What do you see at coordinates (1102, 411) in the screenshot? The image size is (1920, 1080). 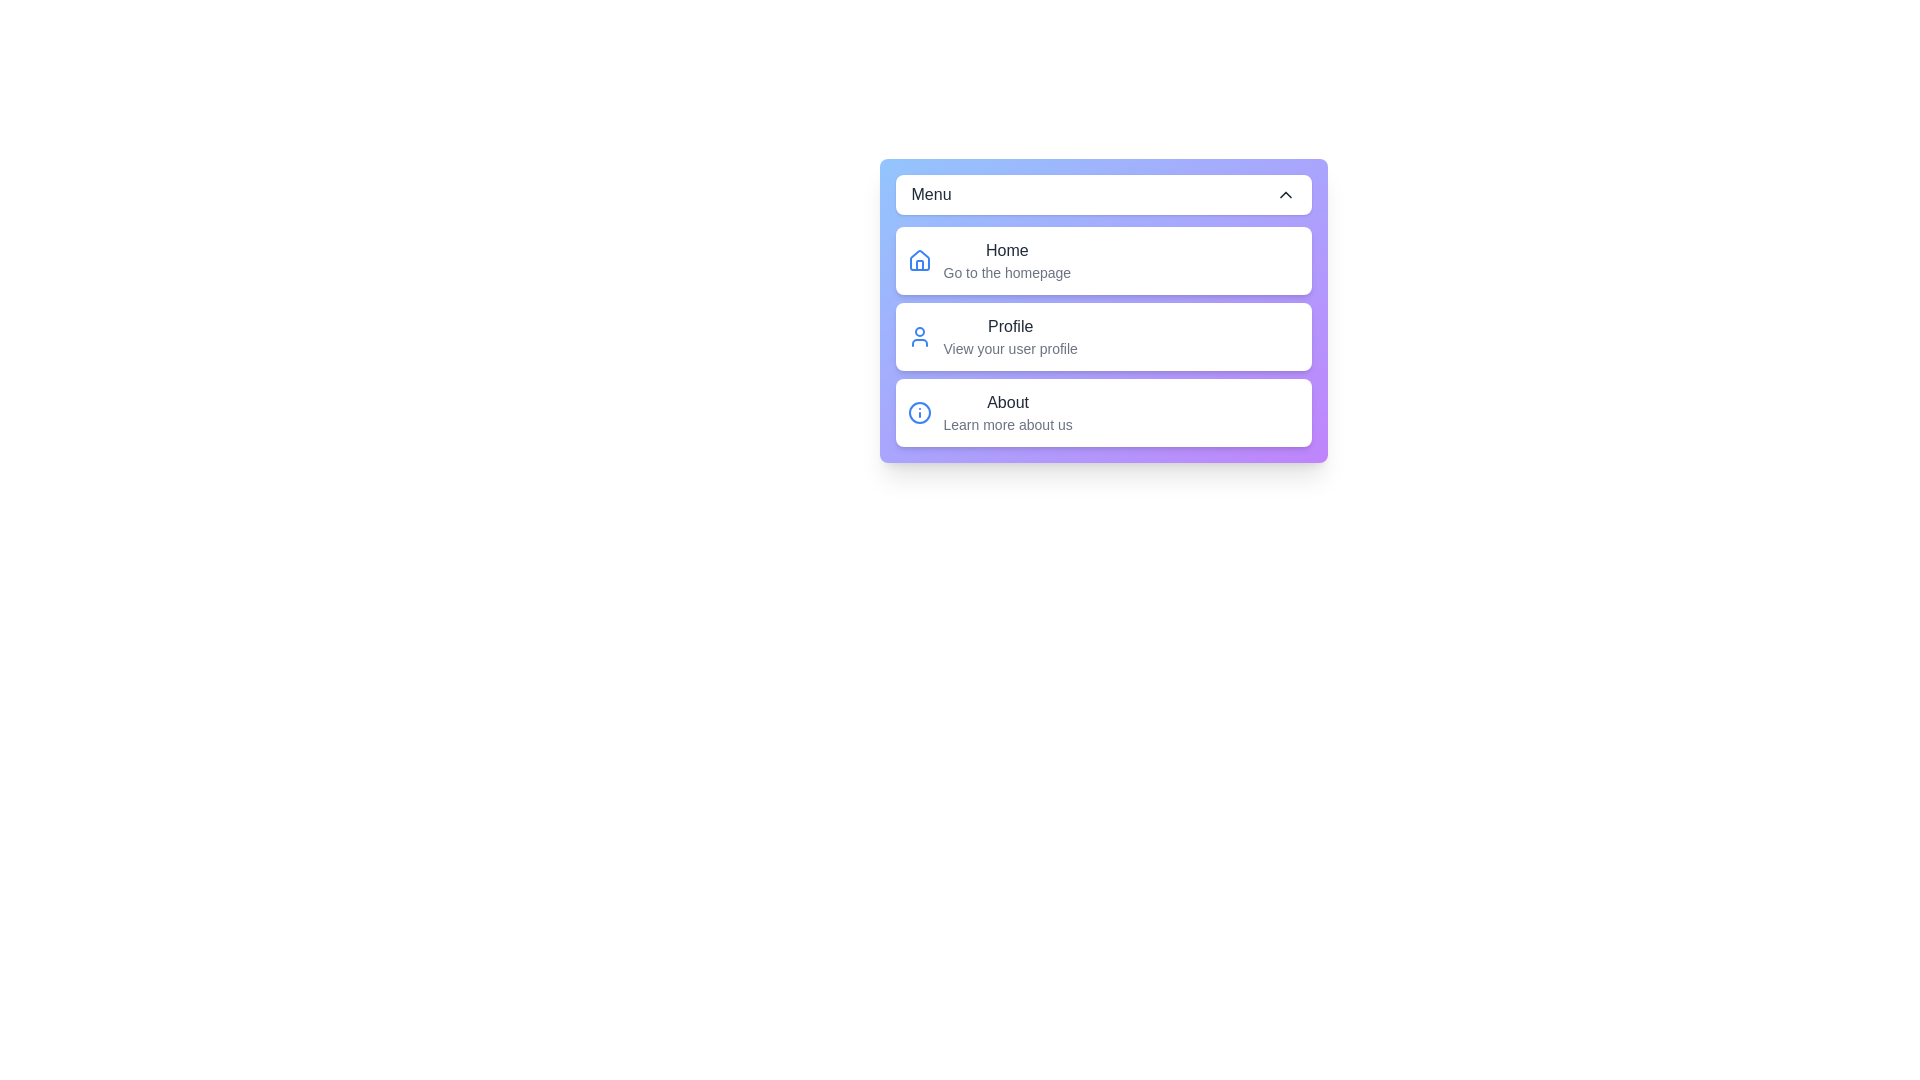 I see `the menu item About to select it` at bounding box center [1102, 411].